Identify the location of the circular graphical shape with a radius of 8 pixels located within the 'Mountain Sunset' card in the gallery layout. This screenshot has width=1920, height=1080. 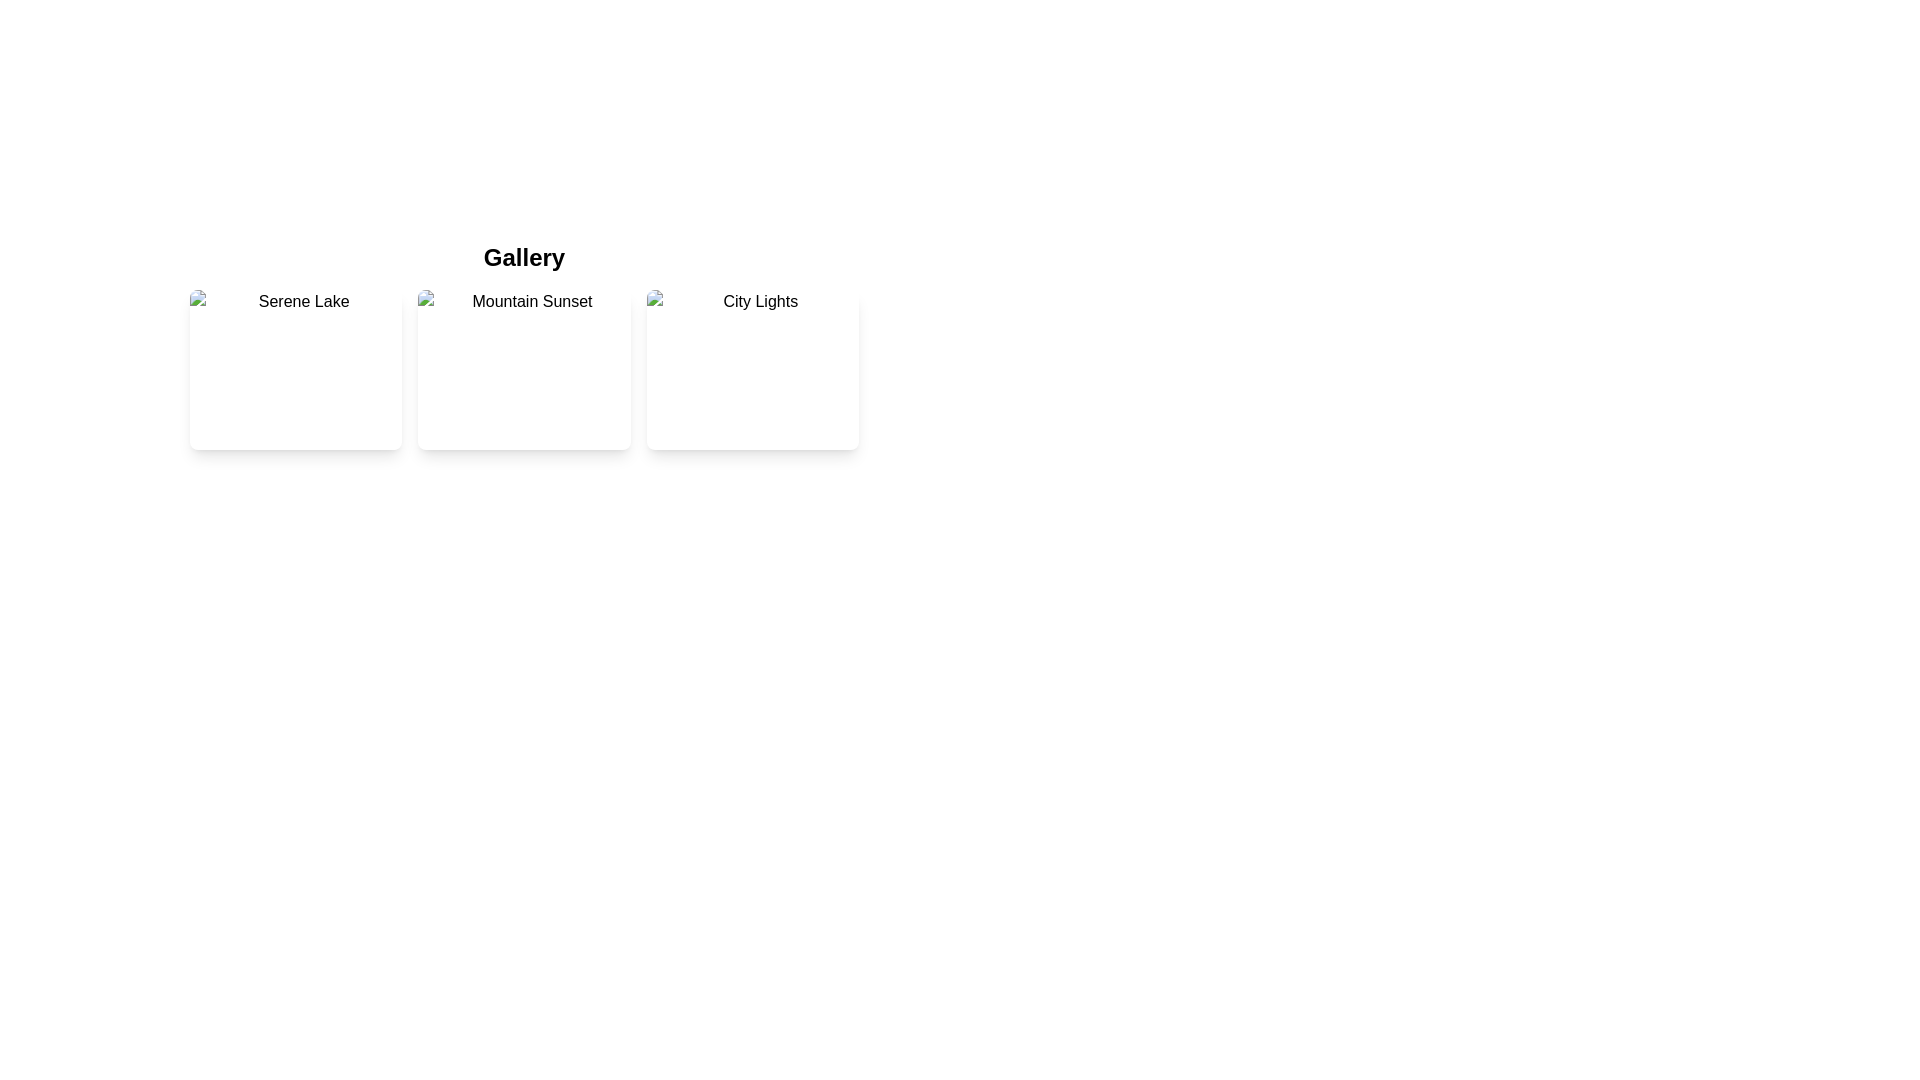
(522, 368).